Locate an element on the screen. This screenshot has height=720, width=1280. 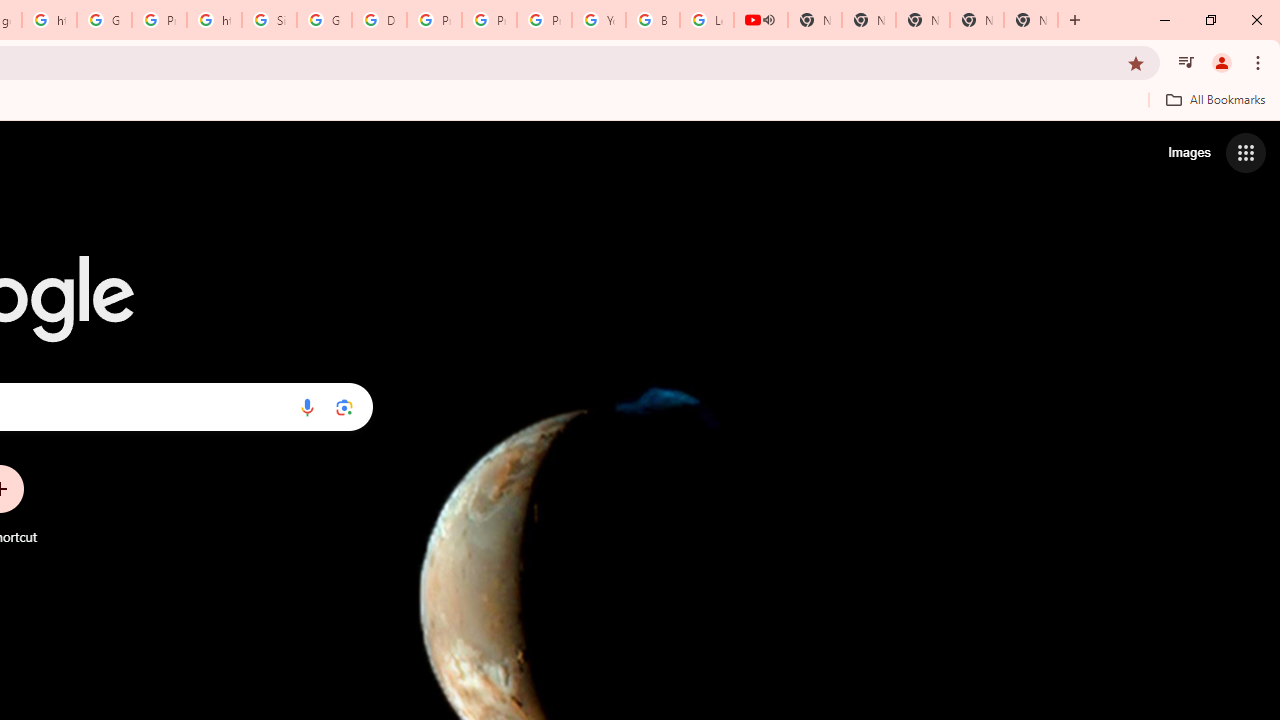
'Privacy Help Center - Policies Help' is located at coordinates (433, 20).